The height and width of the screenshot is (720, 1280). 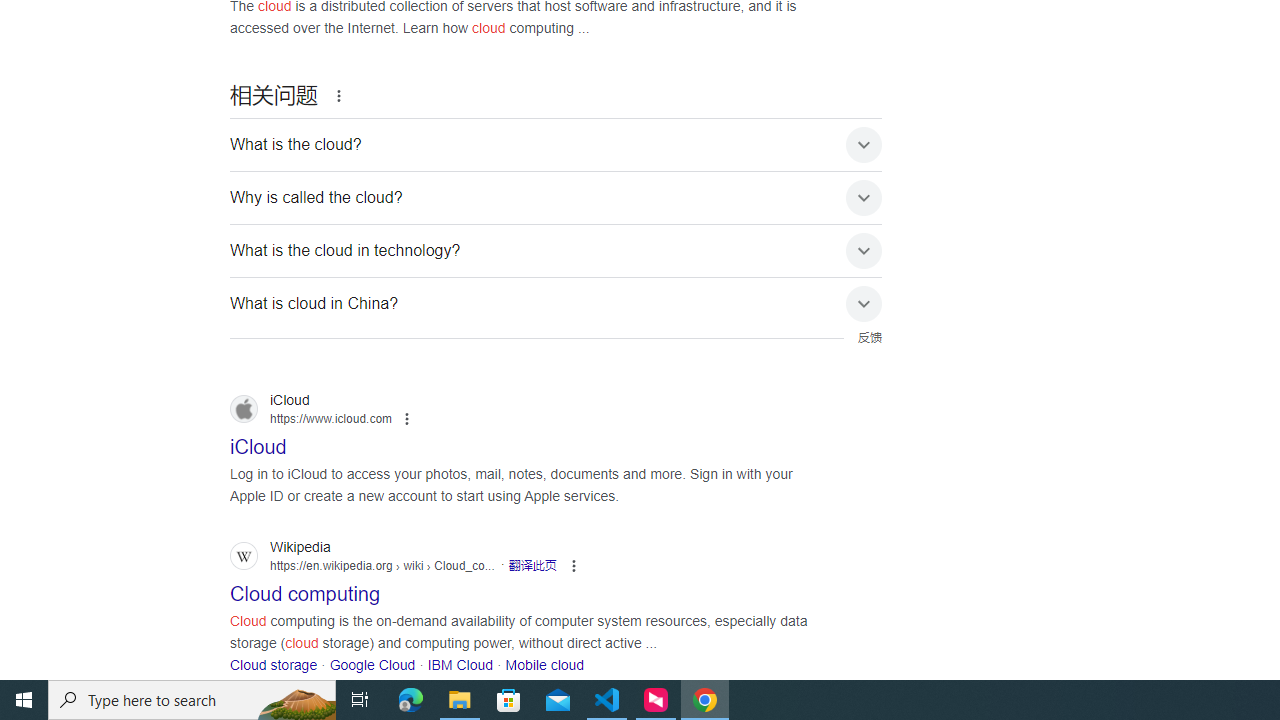 I want to click on 'What is the cloud in technology?', so click(x=556, y=250).